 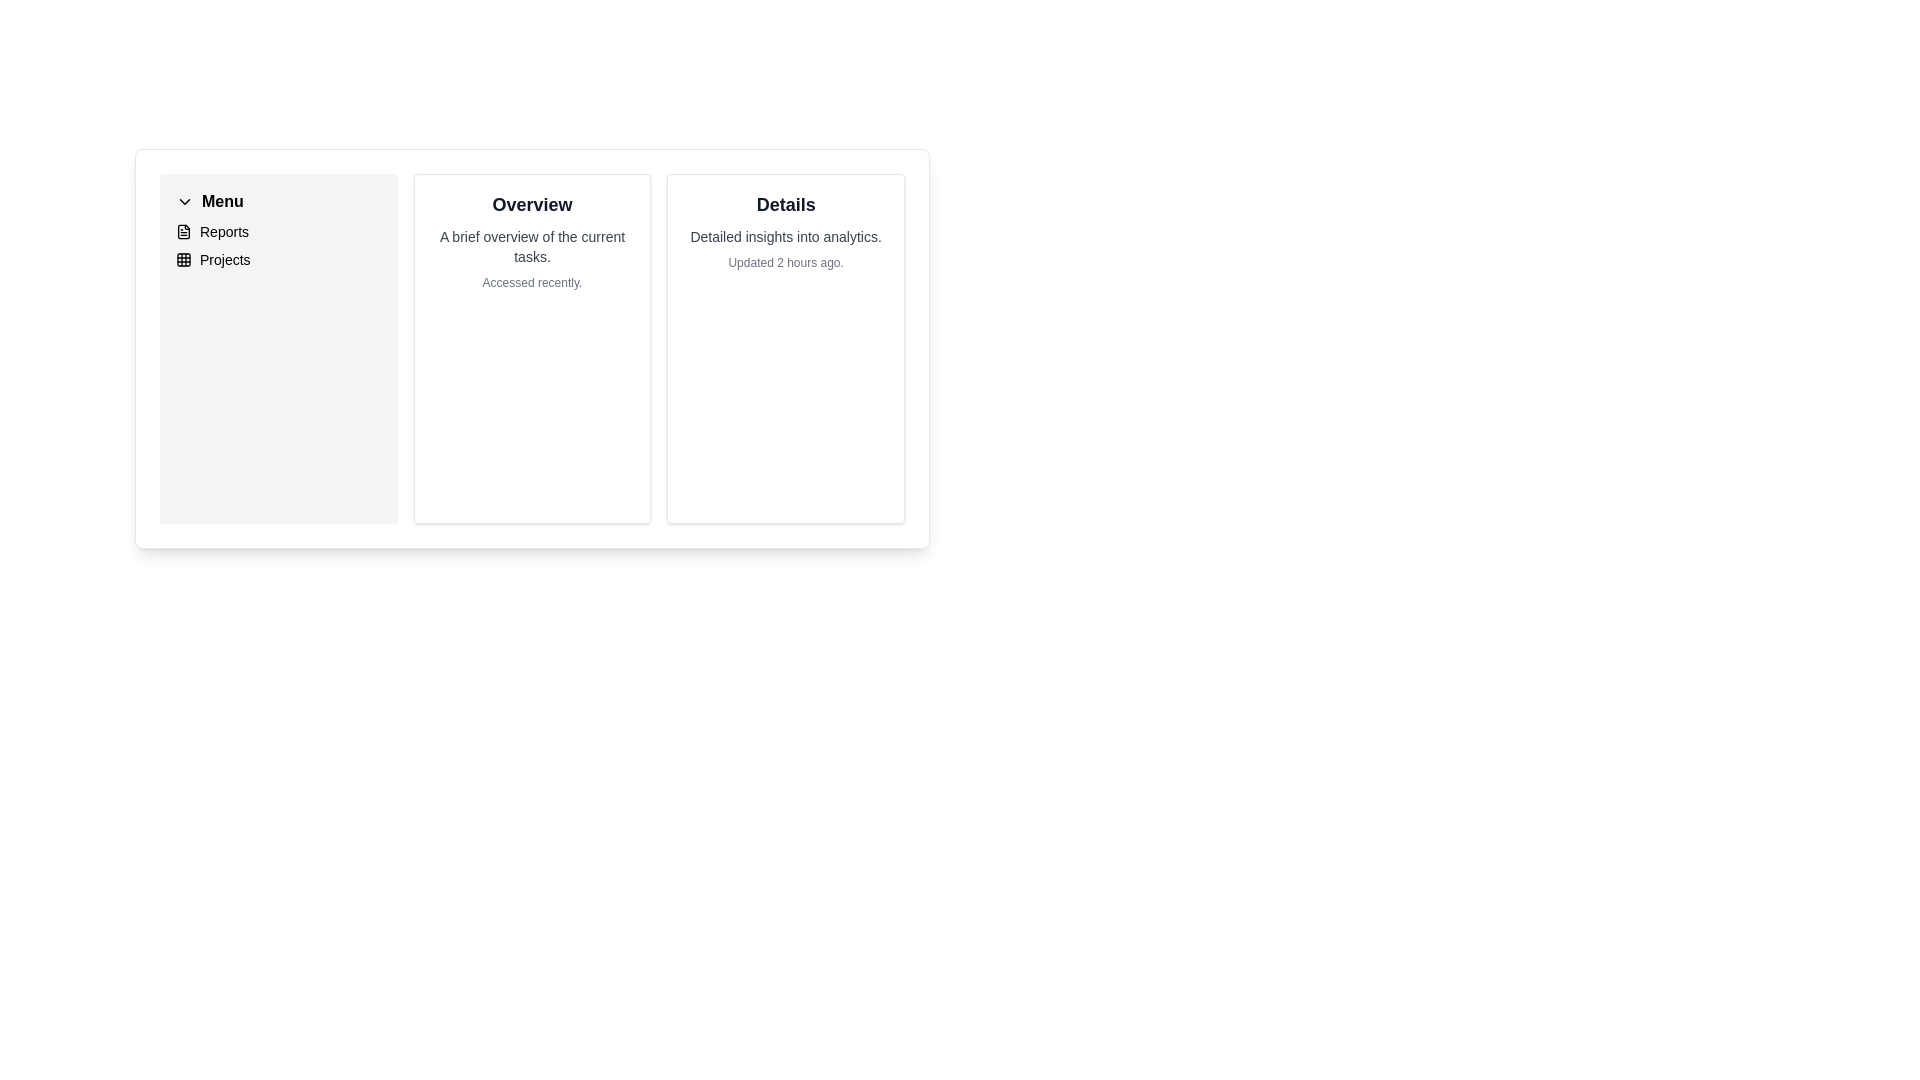 I want to click on the static text that provides descriptive information related to analytics, positioned below the 'Details' title and above the timestamp text in the rightmost section of the interface, so click(x=785, y=235).